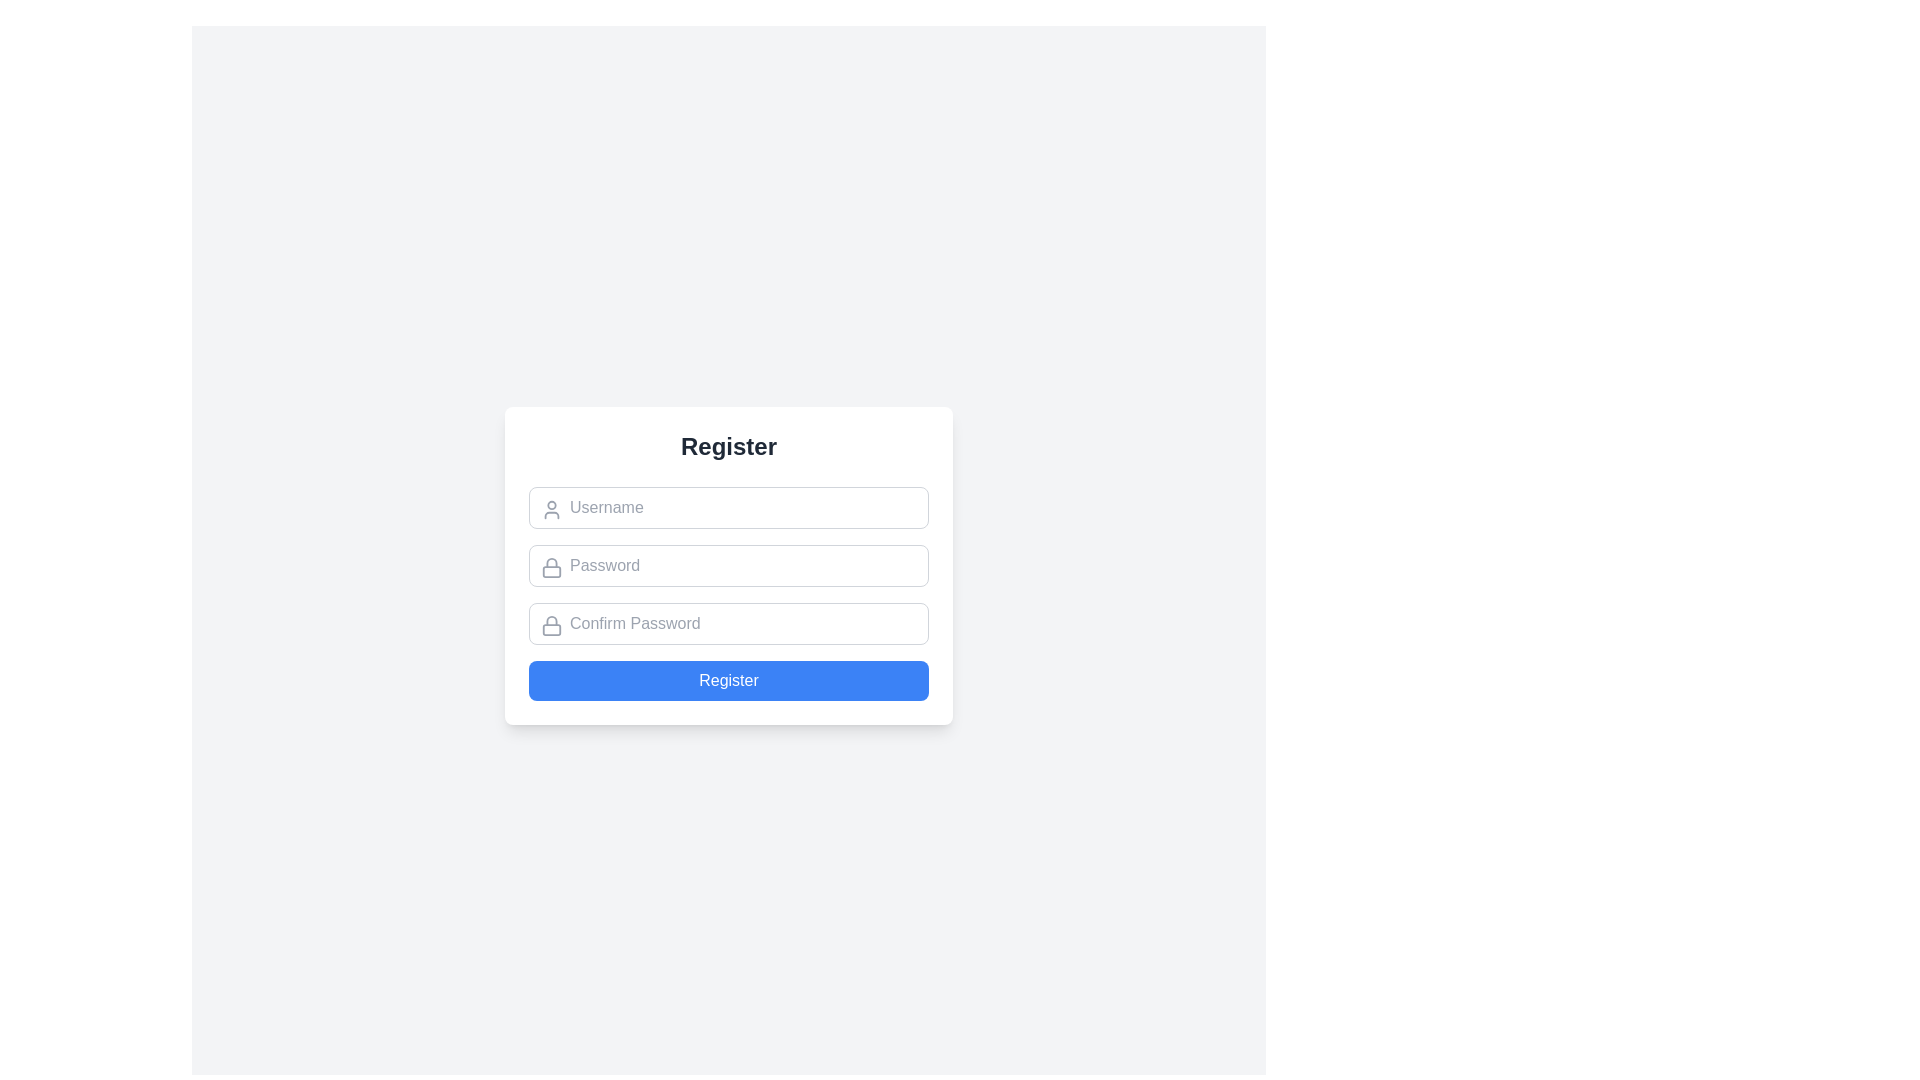 The height and width of the screenshot is (1080, 1920). Describe the element at coordinates (552, 508) in the screenshot. I see `the user silhouette SVG icon, which is styled in gray and positioned near the upper-left corner of the Username input field in the registration form` at that location.